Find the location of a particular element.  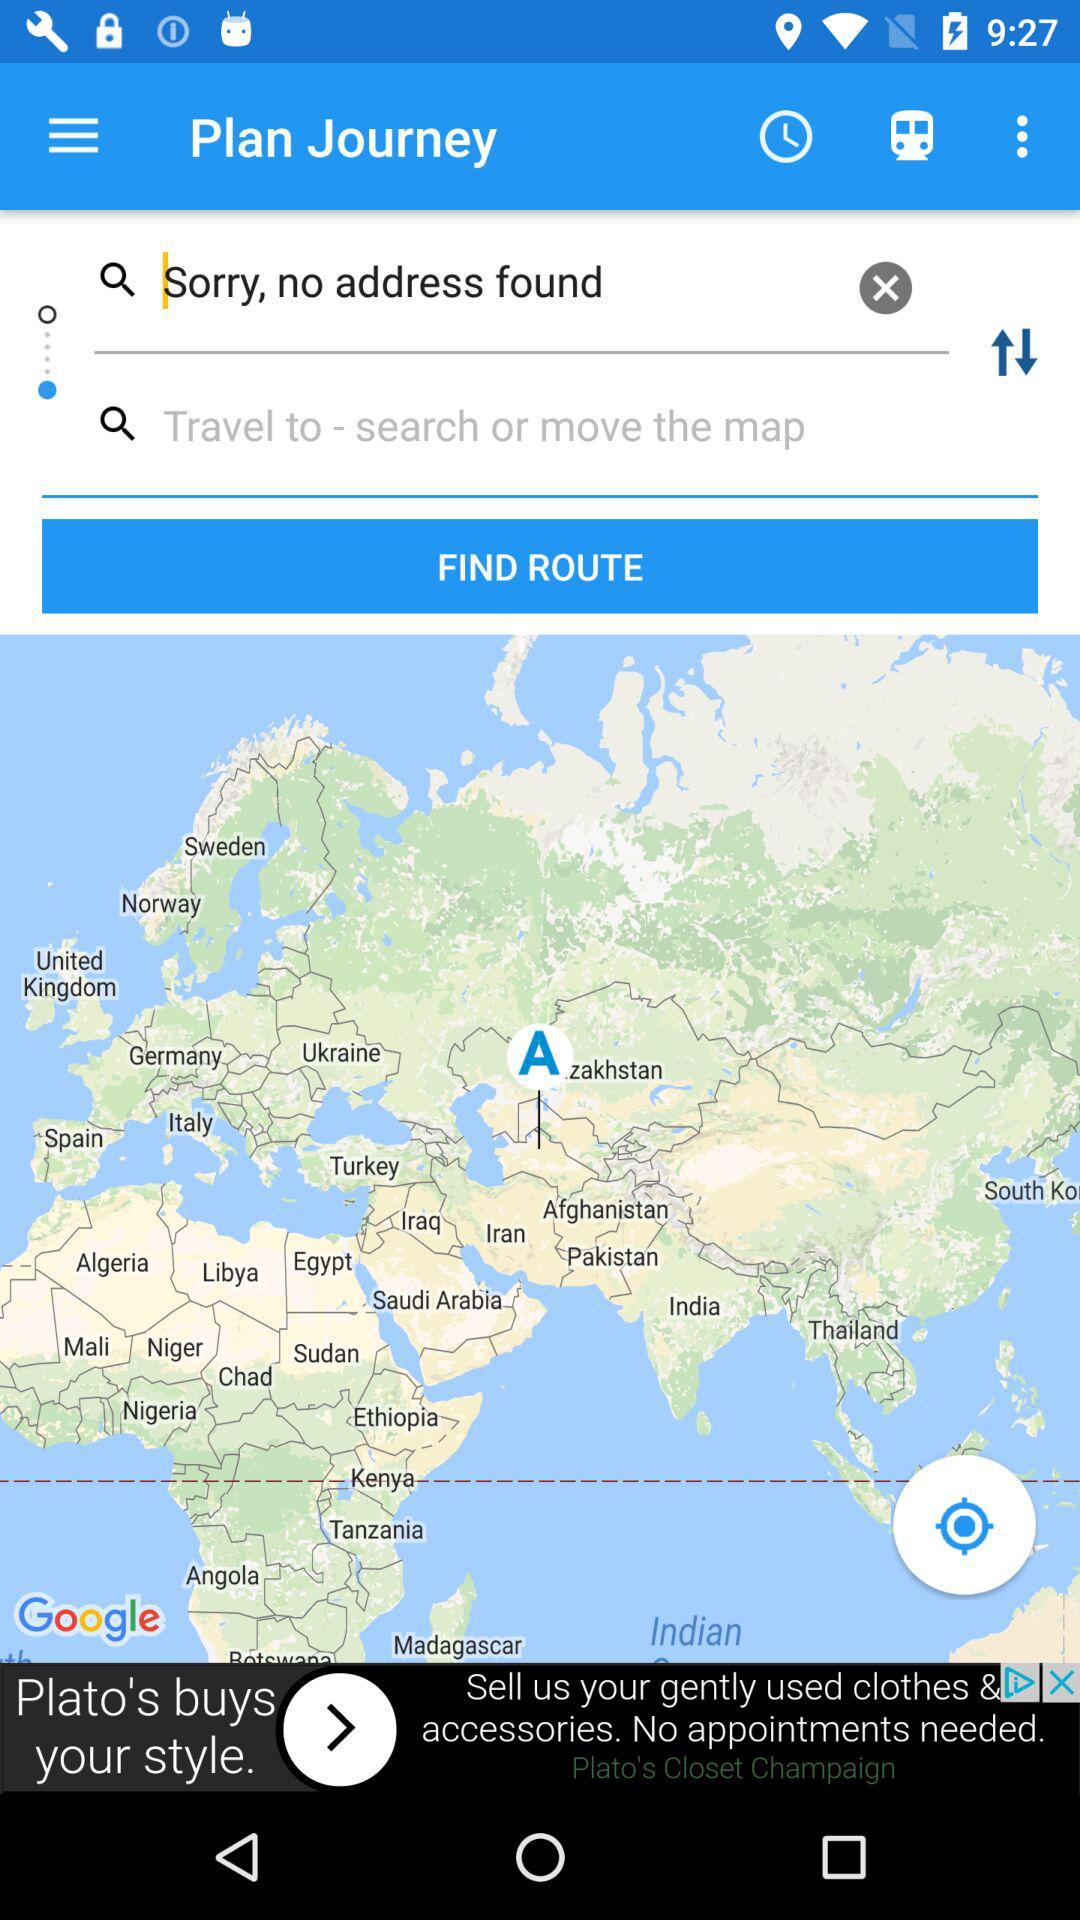

the first search bar is located at coordinates (520, 279).